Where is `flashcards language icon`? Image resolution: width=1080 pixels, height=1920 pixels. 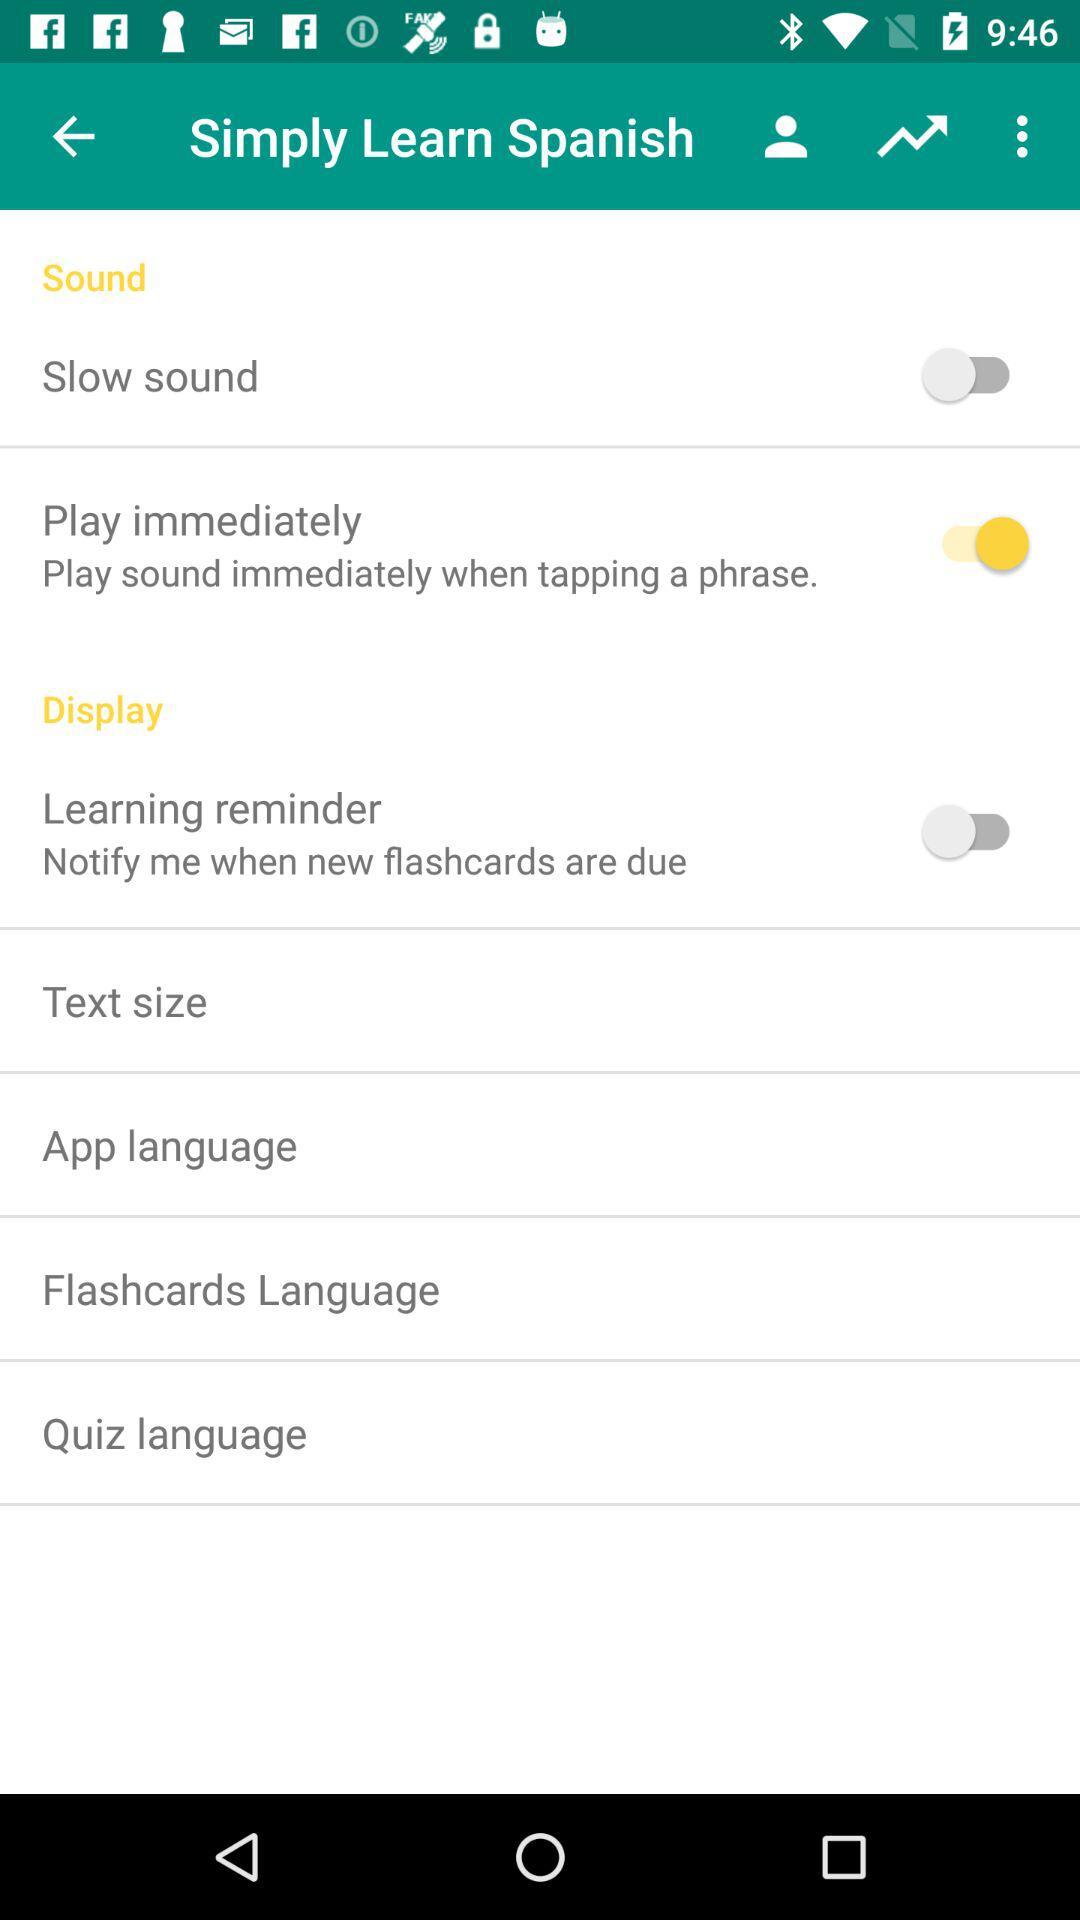 flashcards language icon is located at coordinates (240, 1288).